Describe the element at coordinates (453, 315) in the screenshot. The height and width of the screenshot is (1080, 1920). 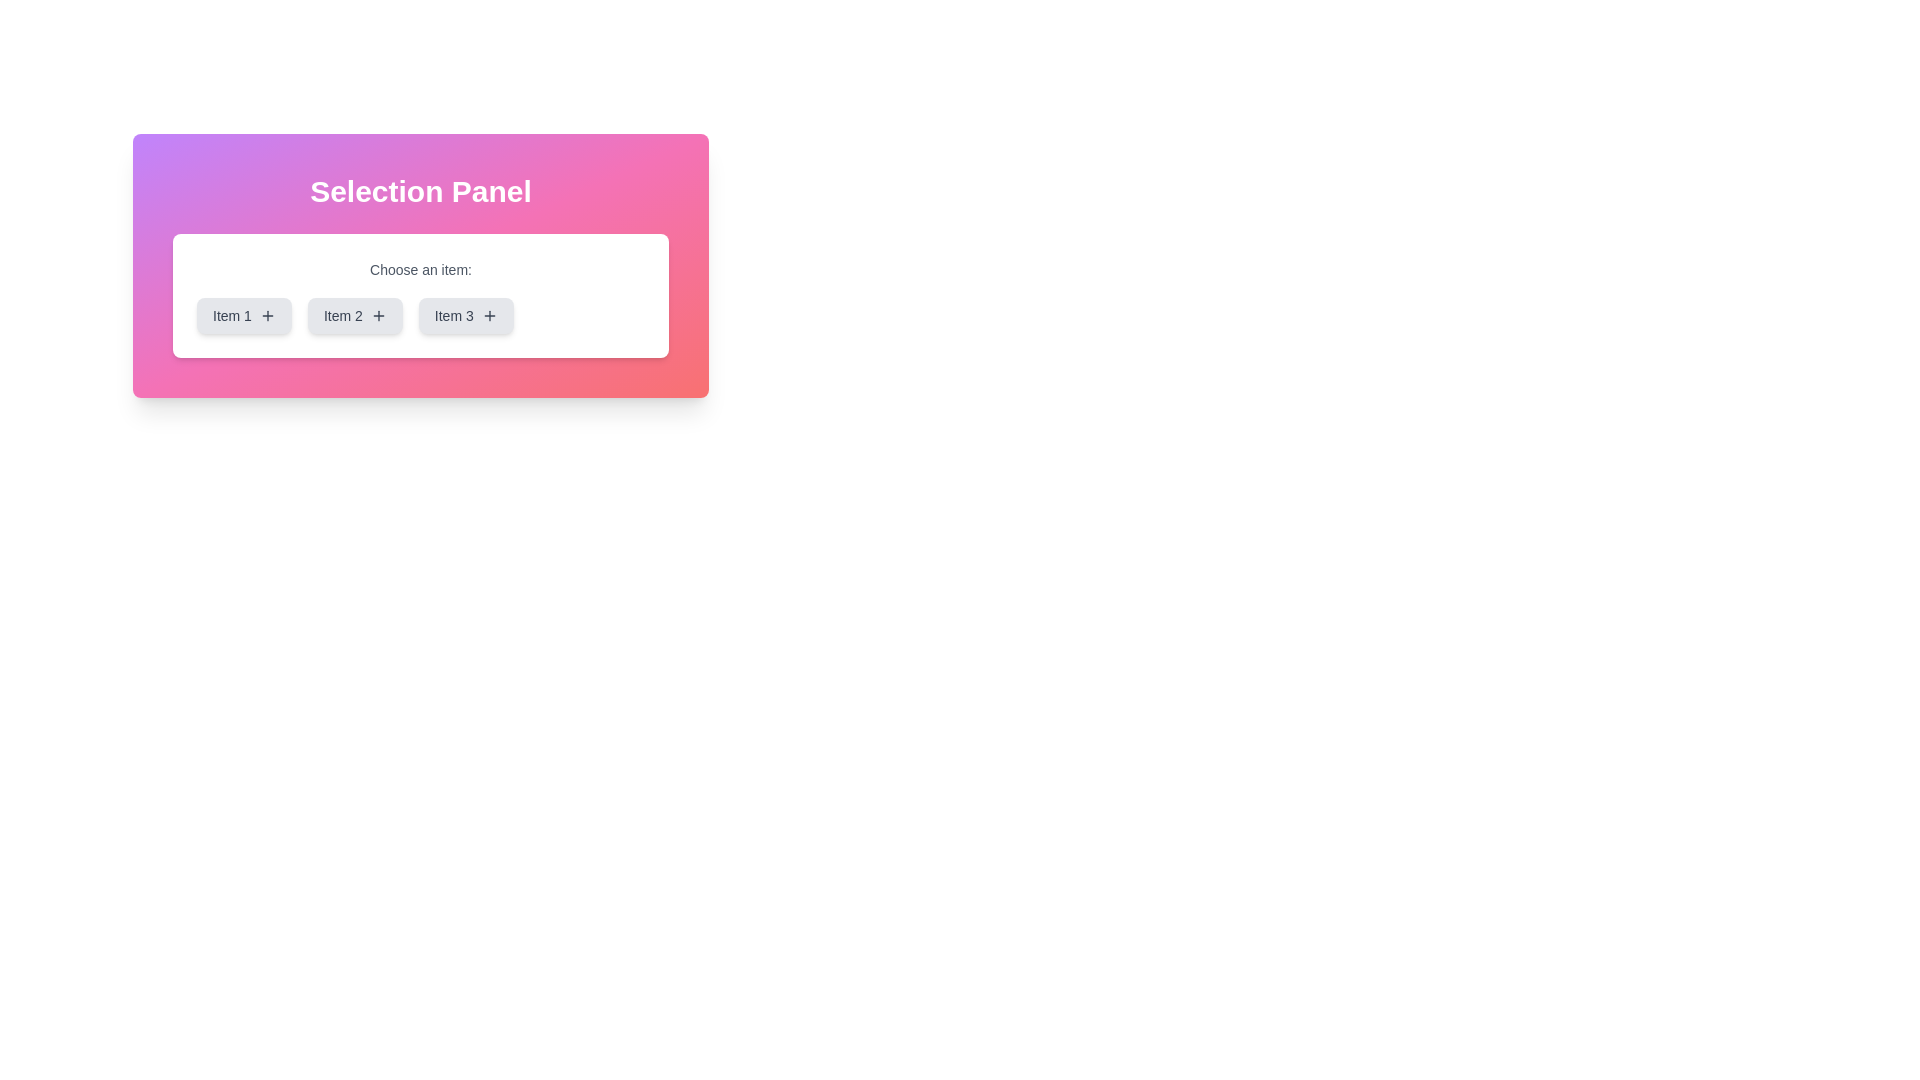
I see `the text label indicating the function of the 'Item 3' button, which is the rightmost button in a horizontal list of three buttons under the 'Selection Panel'` at that location.